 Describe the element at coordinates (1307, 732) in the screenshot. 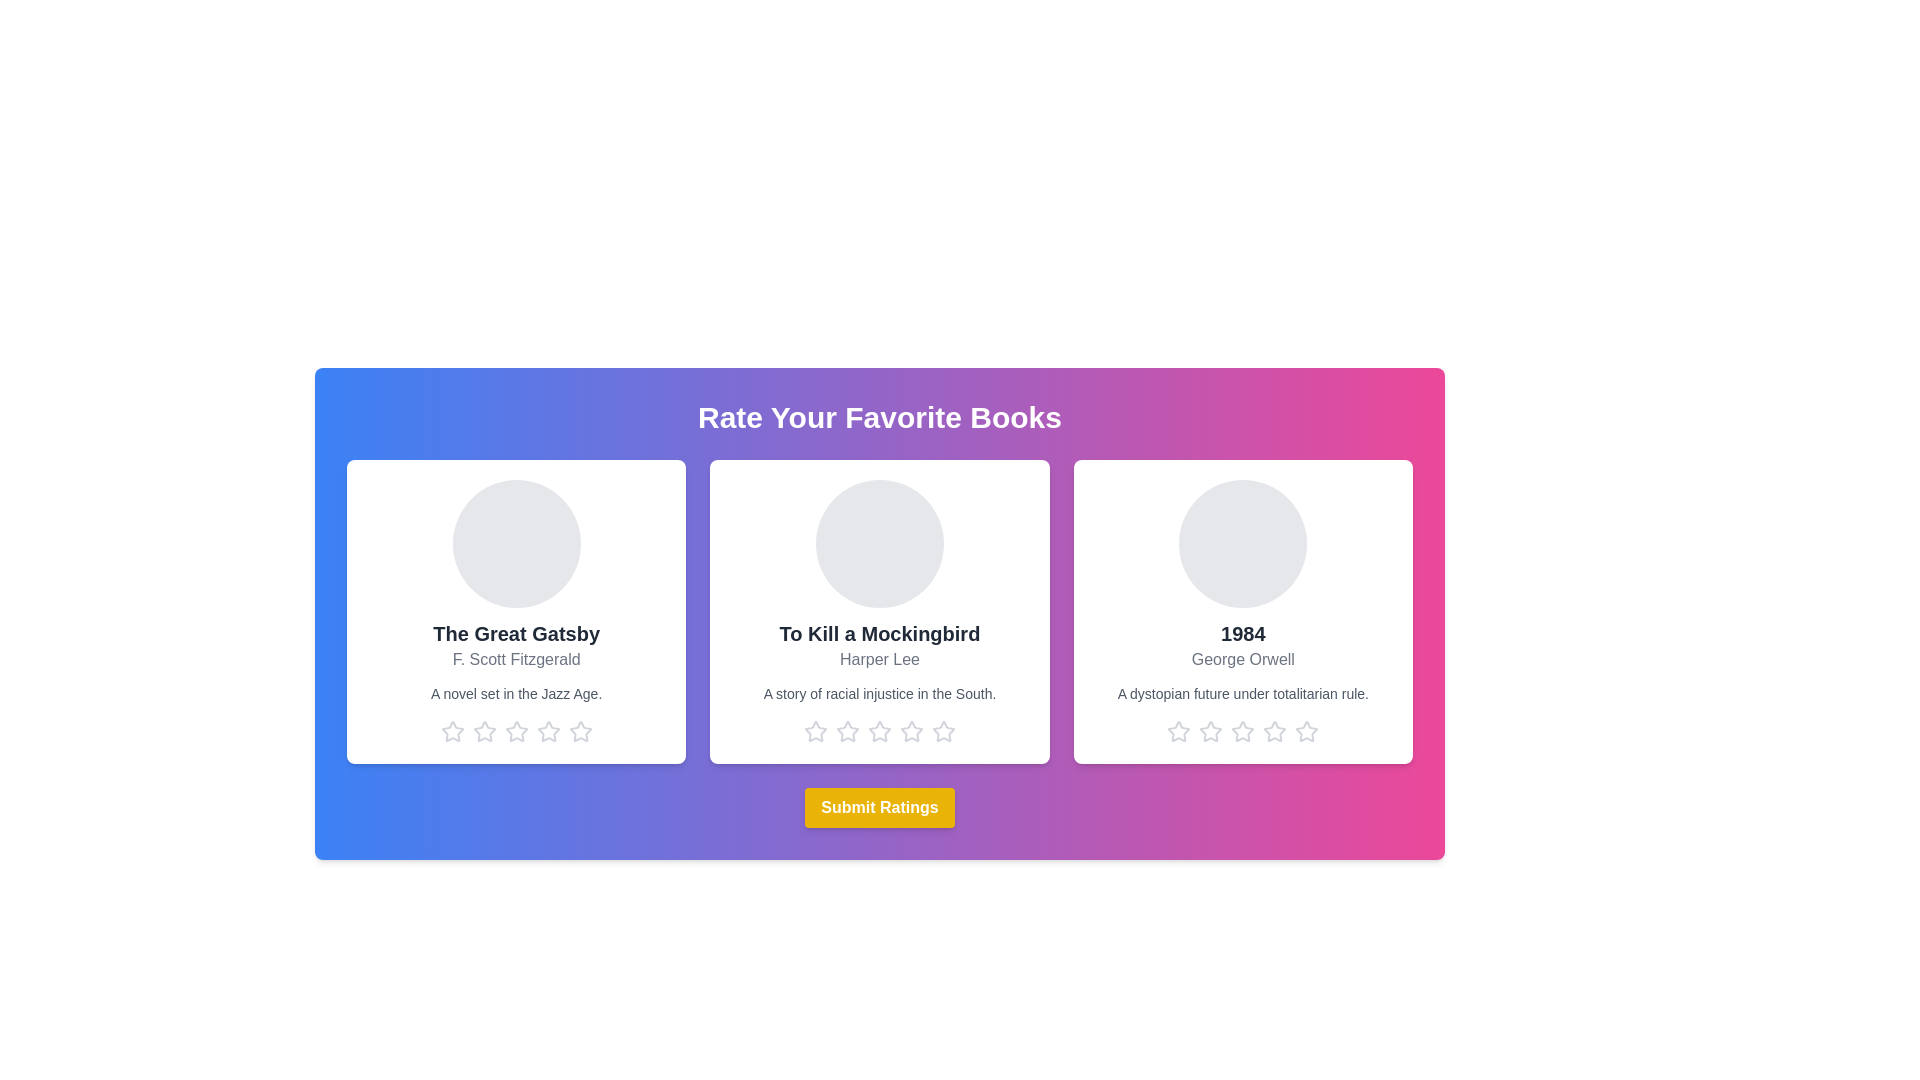

I see `the star corresponding to 5 stars for the book titled 1984` at that location.